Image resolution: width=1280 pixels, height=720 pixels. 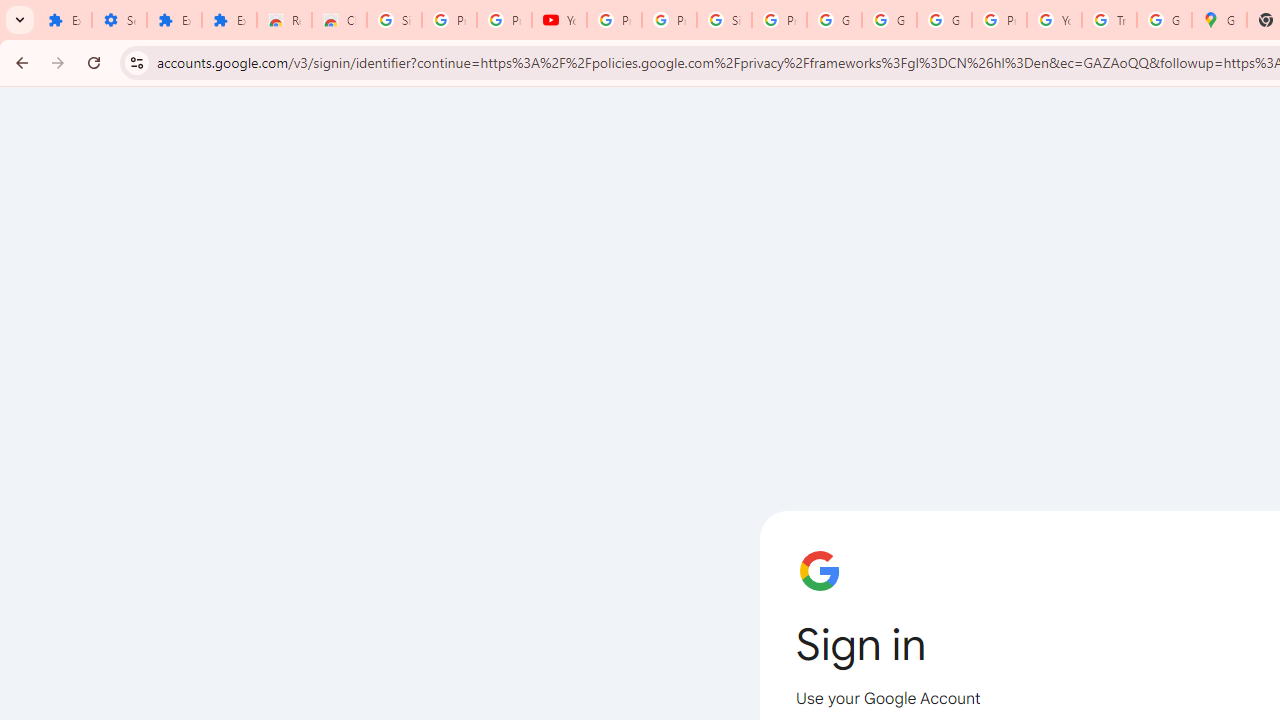 What do you see at coordinates (1218, 20) in the screenshot?
I see `'Google Maps'` at bounding box center [1218, 20].